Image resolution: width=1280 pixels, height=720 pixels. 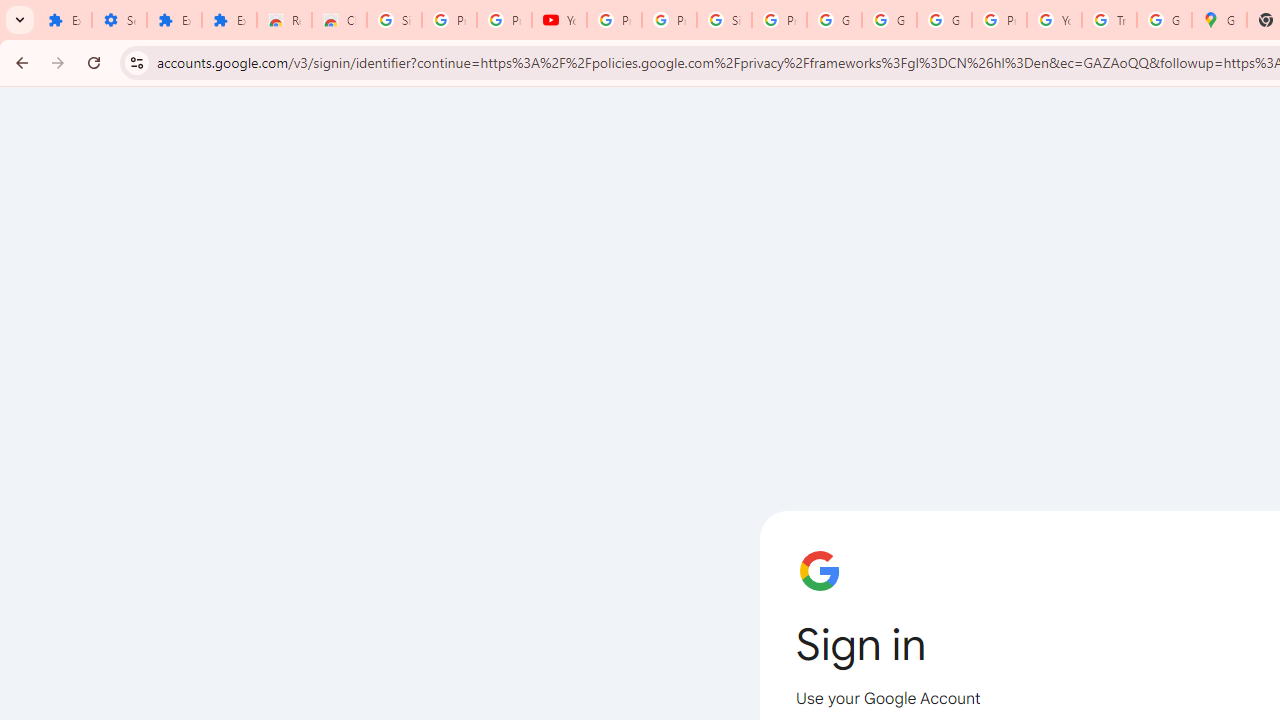 What do you see at coordinates (1218, 20) in the screenshot?
I see `'Google Maps'` at bounding box center [1218, 20].